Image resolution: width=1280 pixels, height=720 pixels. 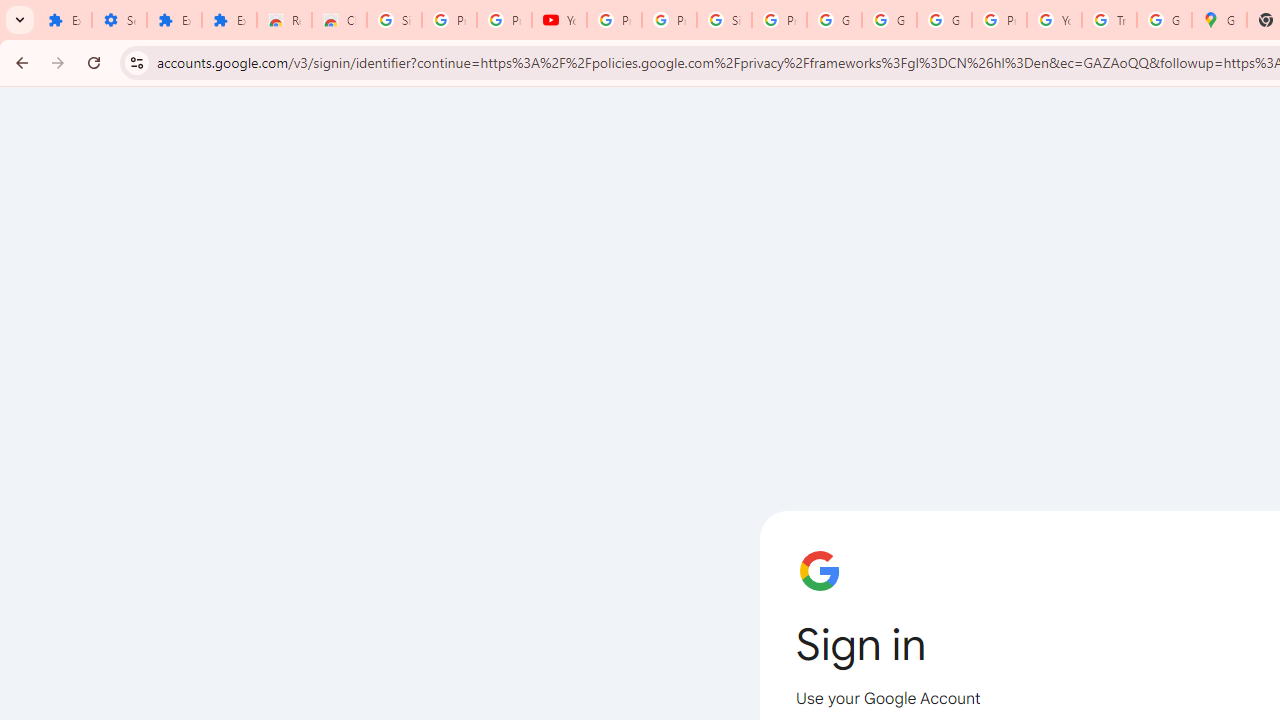 What do you see at coordinates (1218, 20) in the screenshot?
I see `'Google Maps'` at bounding box center [1218, 20].